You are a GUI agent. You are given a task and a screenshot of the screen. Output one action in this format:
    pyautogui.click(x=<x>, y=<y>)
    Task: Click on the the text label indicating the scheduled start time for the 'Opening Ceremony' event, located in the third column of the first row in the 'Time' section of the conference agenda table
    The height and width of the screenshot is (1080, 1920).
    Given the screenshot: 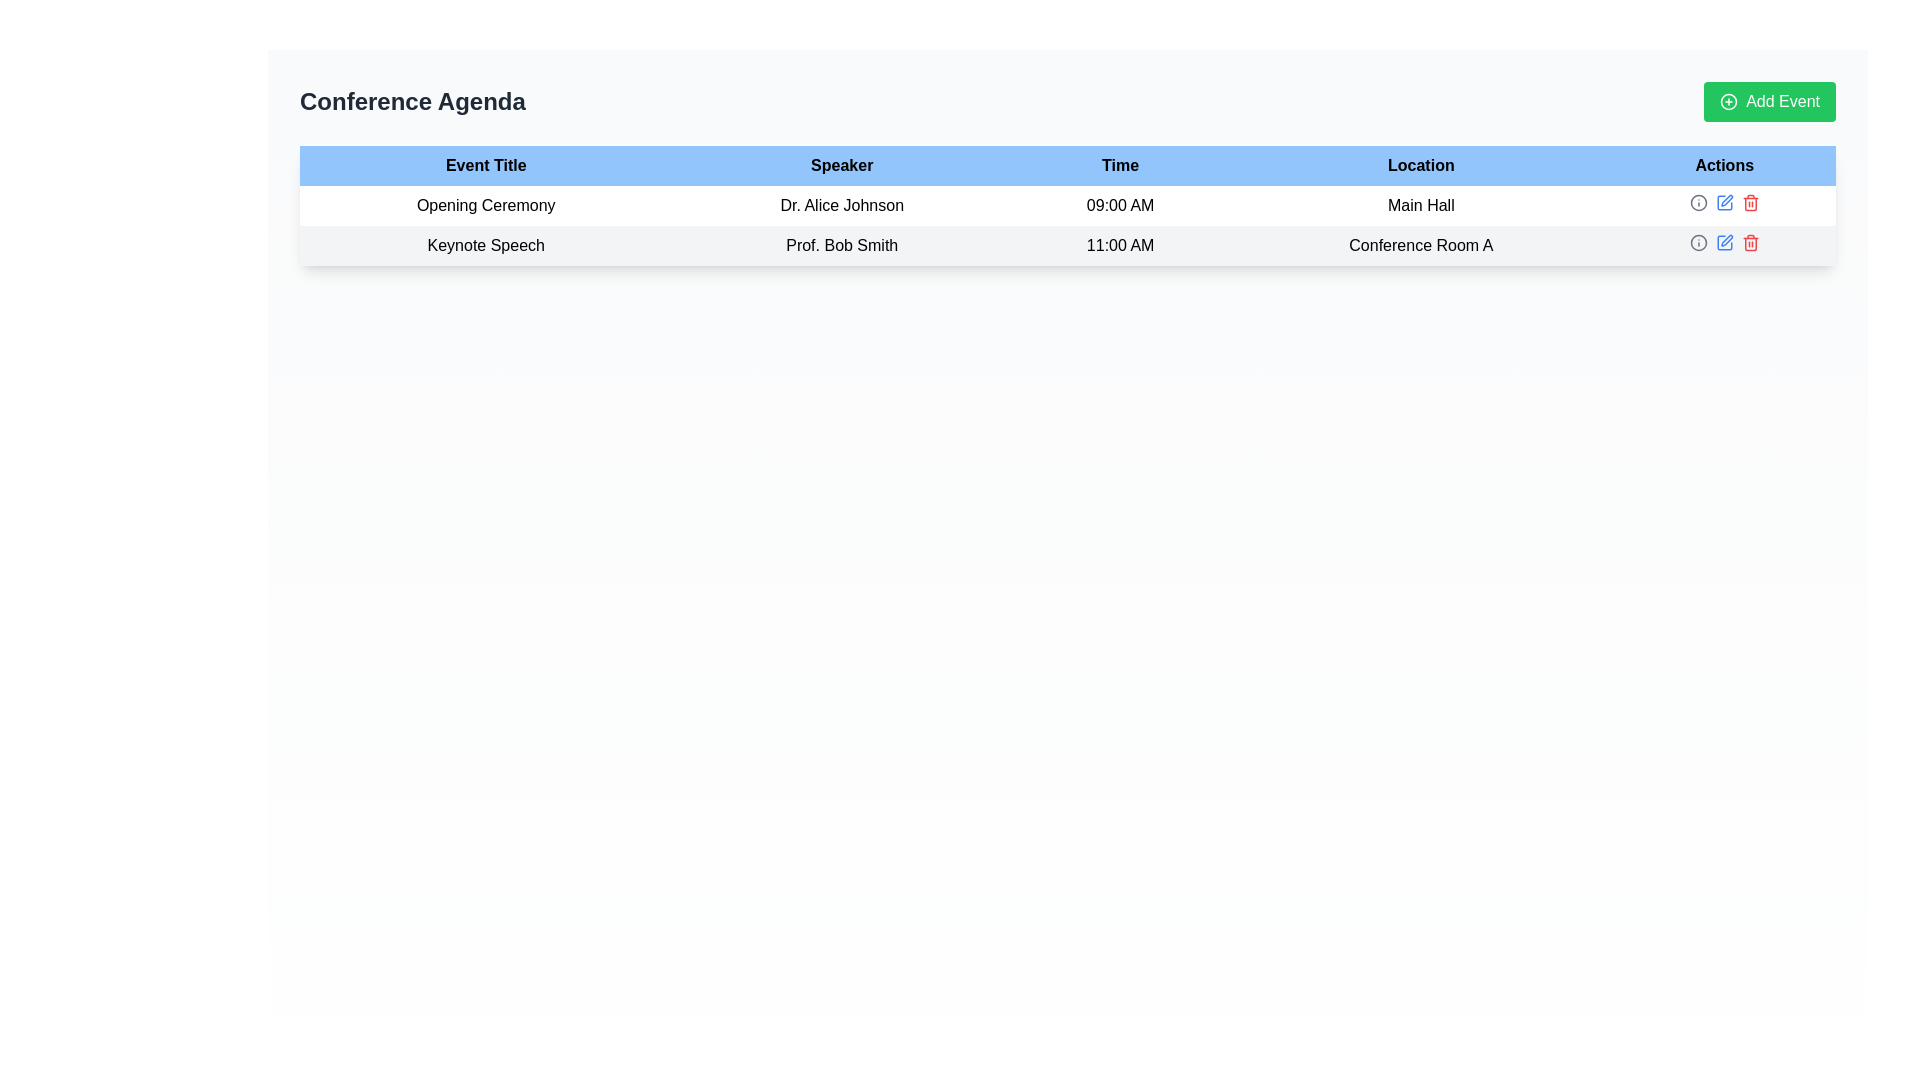 What is the action you would take?
    pyautogui.click(x=1120, y=205)
    